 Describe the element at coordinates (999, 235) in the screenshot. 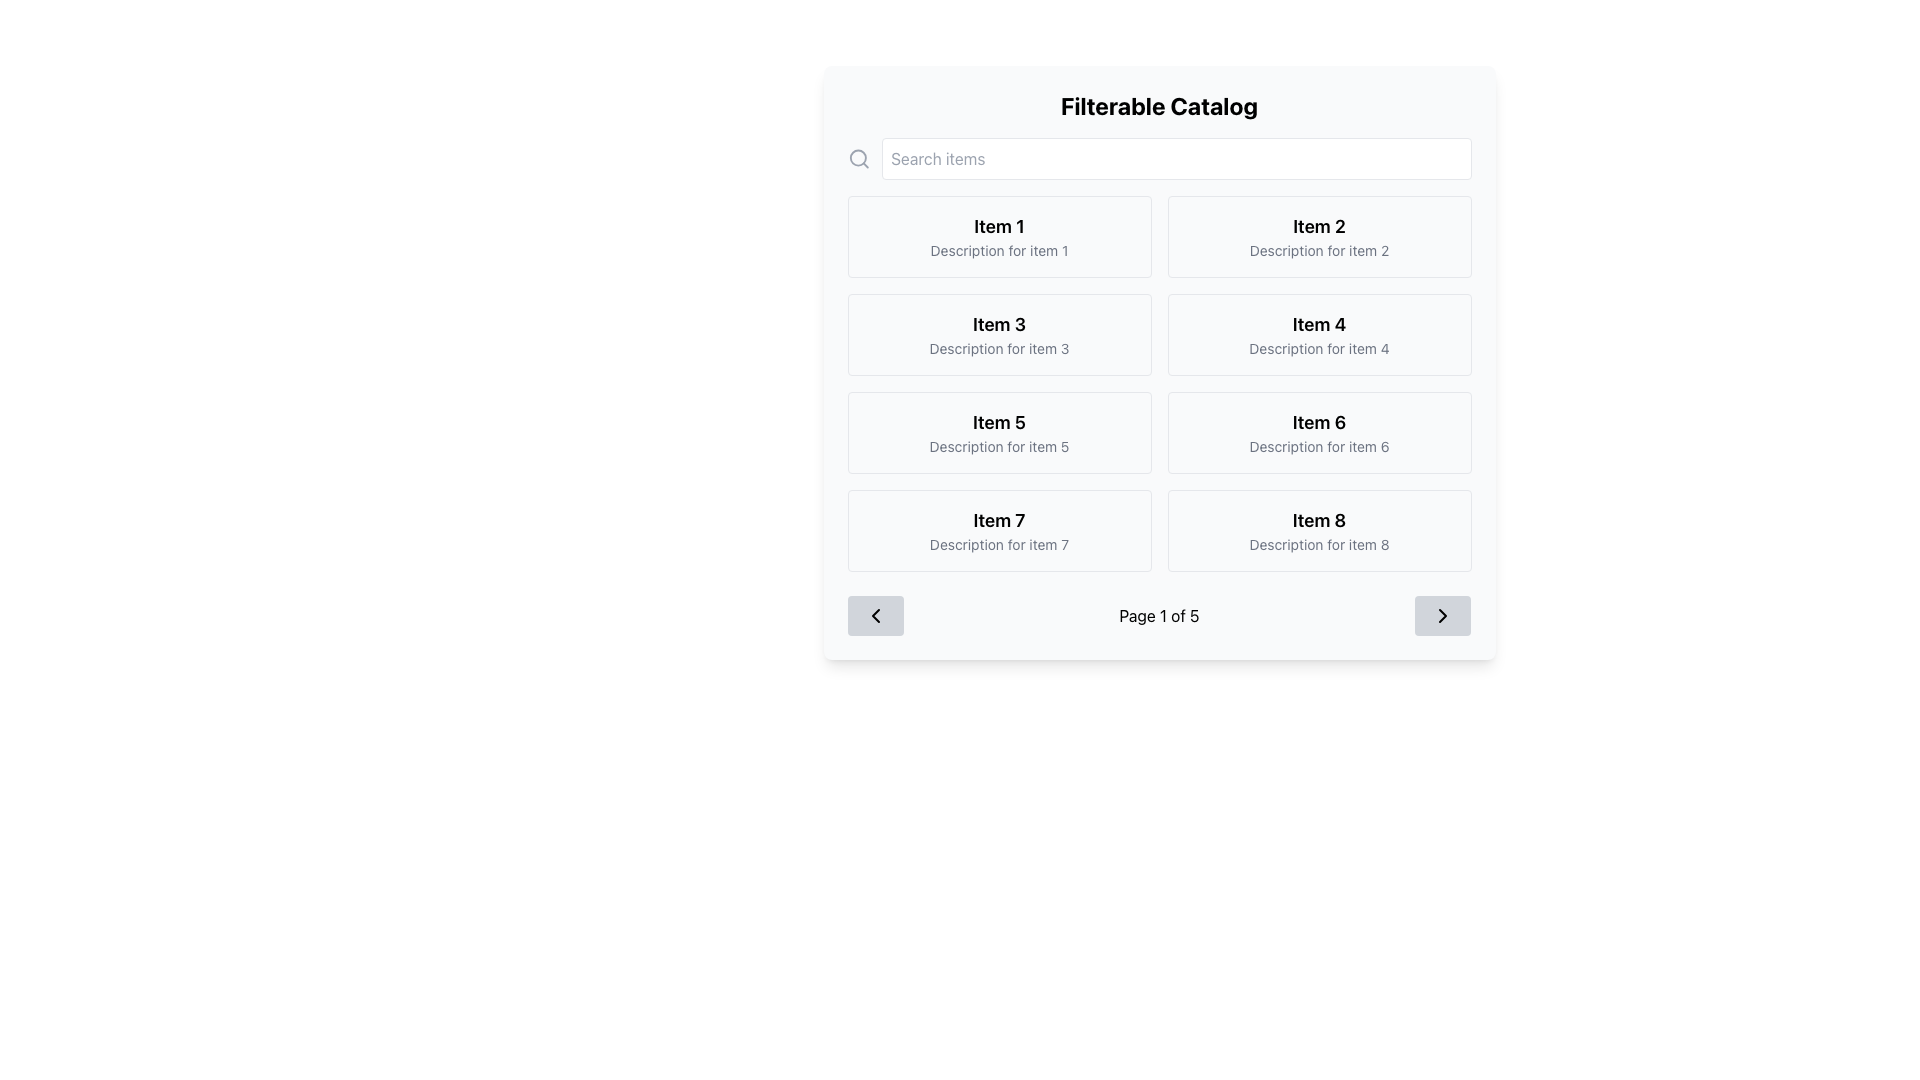

I see `the first card in the grid layout displaying 'Item 1' and its description, located under the 'Filterable Catalog' section` at that location.